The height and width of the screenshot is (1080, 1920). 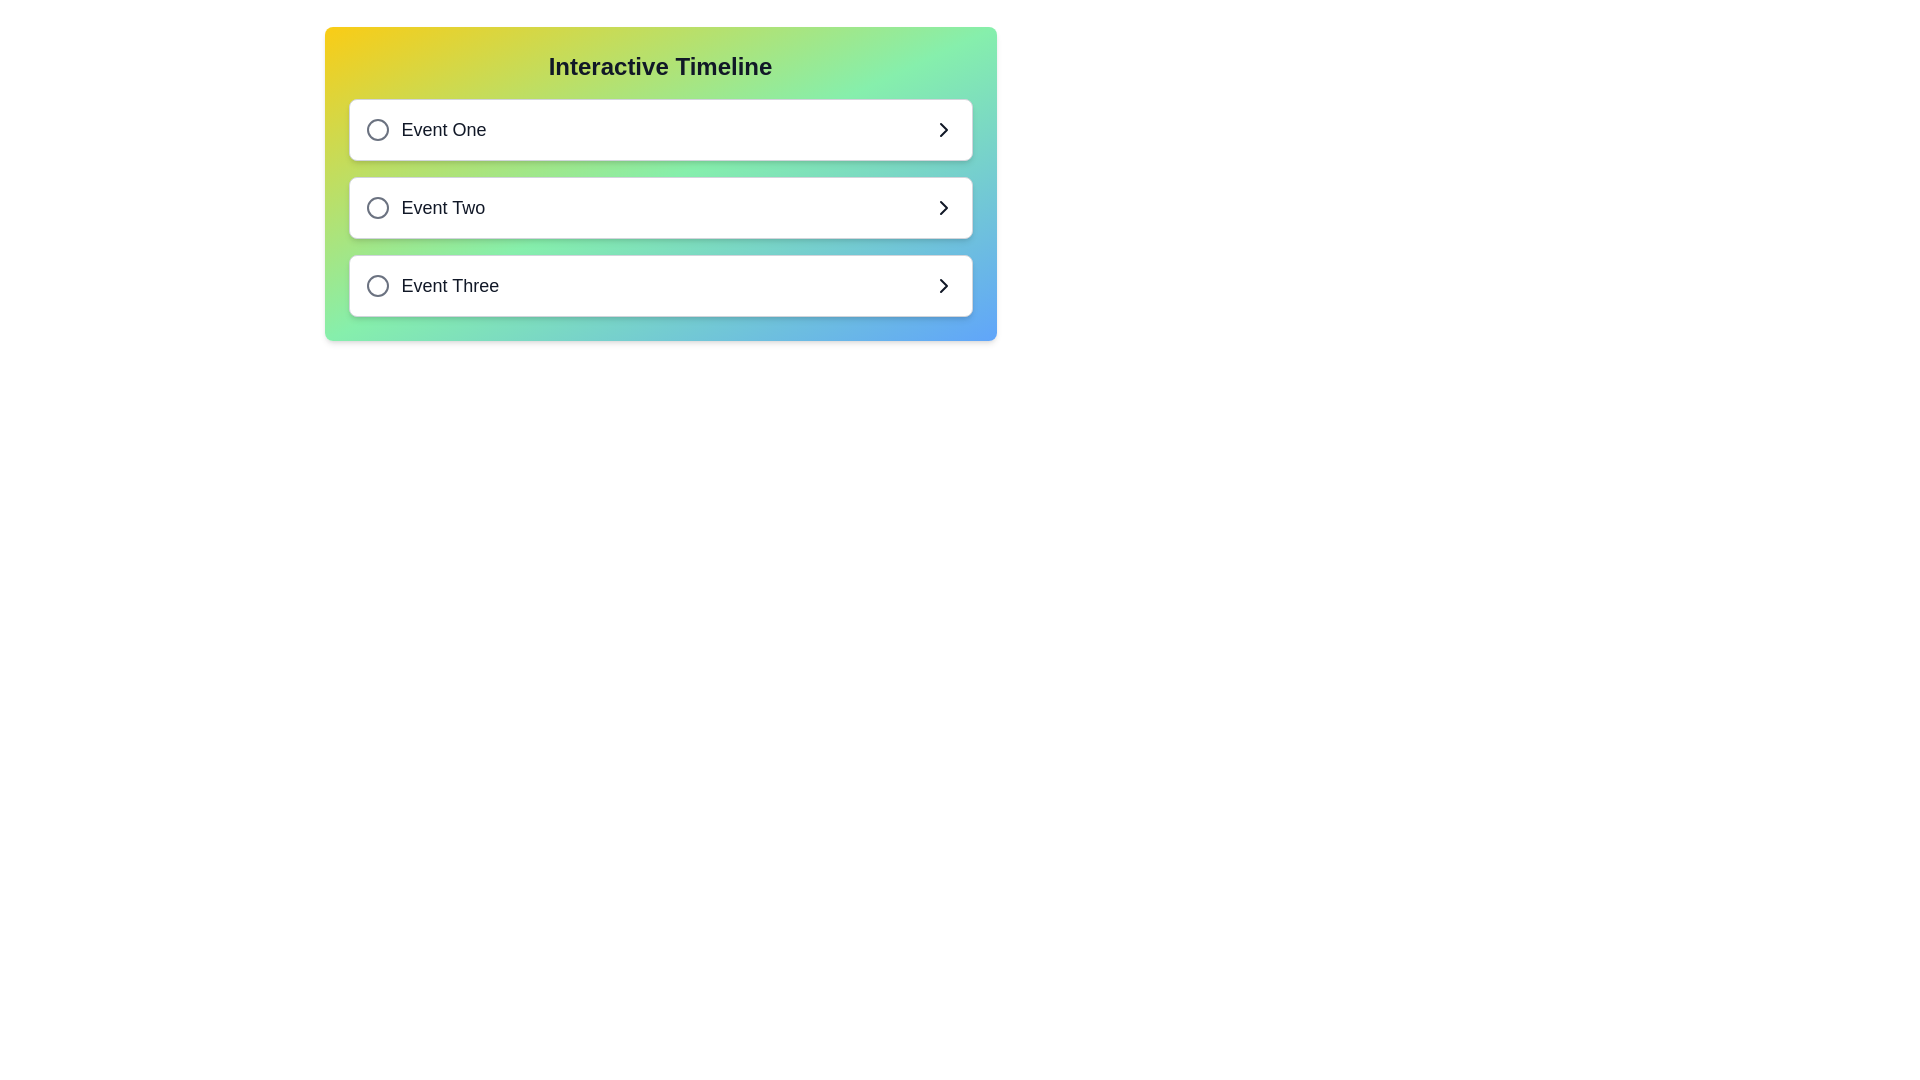 I want to click on the right-pointing arrow vector icon next to 'Event Two', so click(x=942, y=208).